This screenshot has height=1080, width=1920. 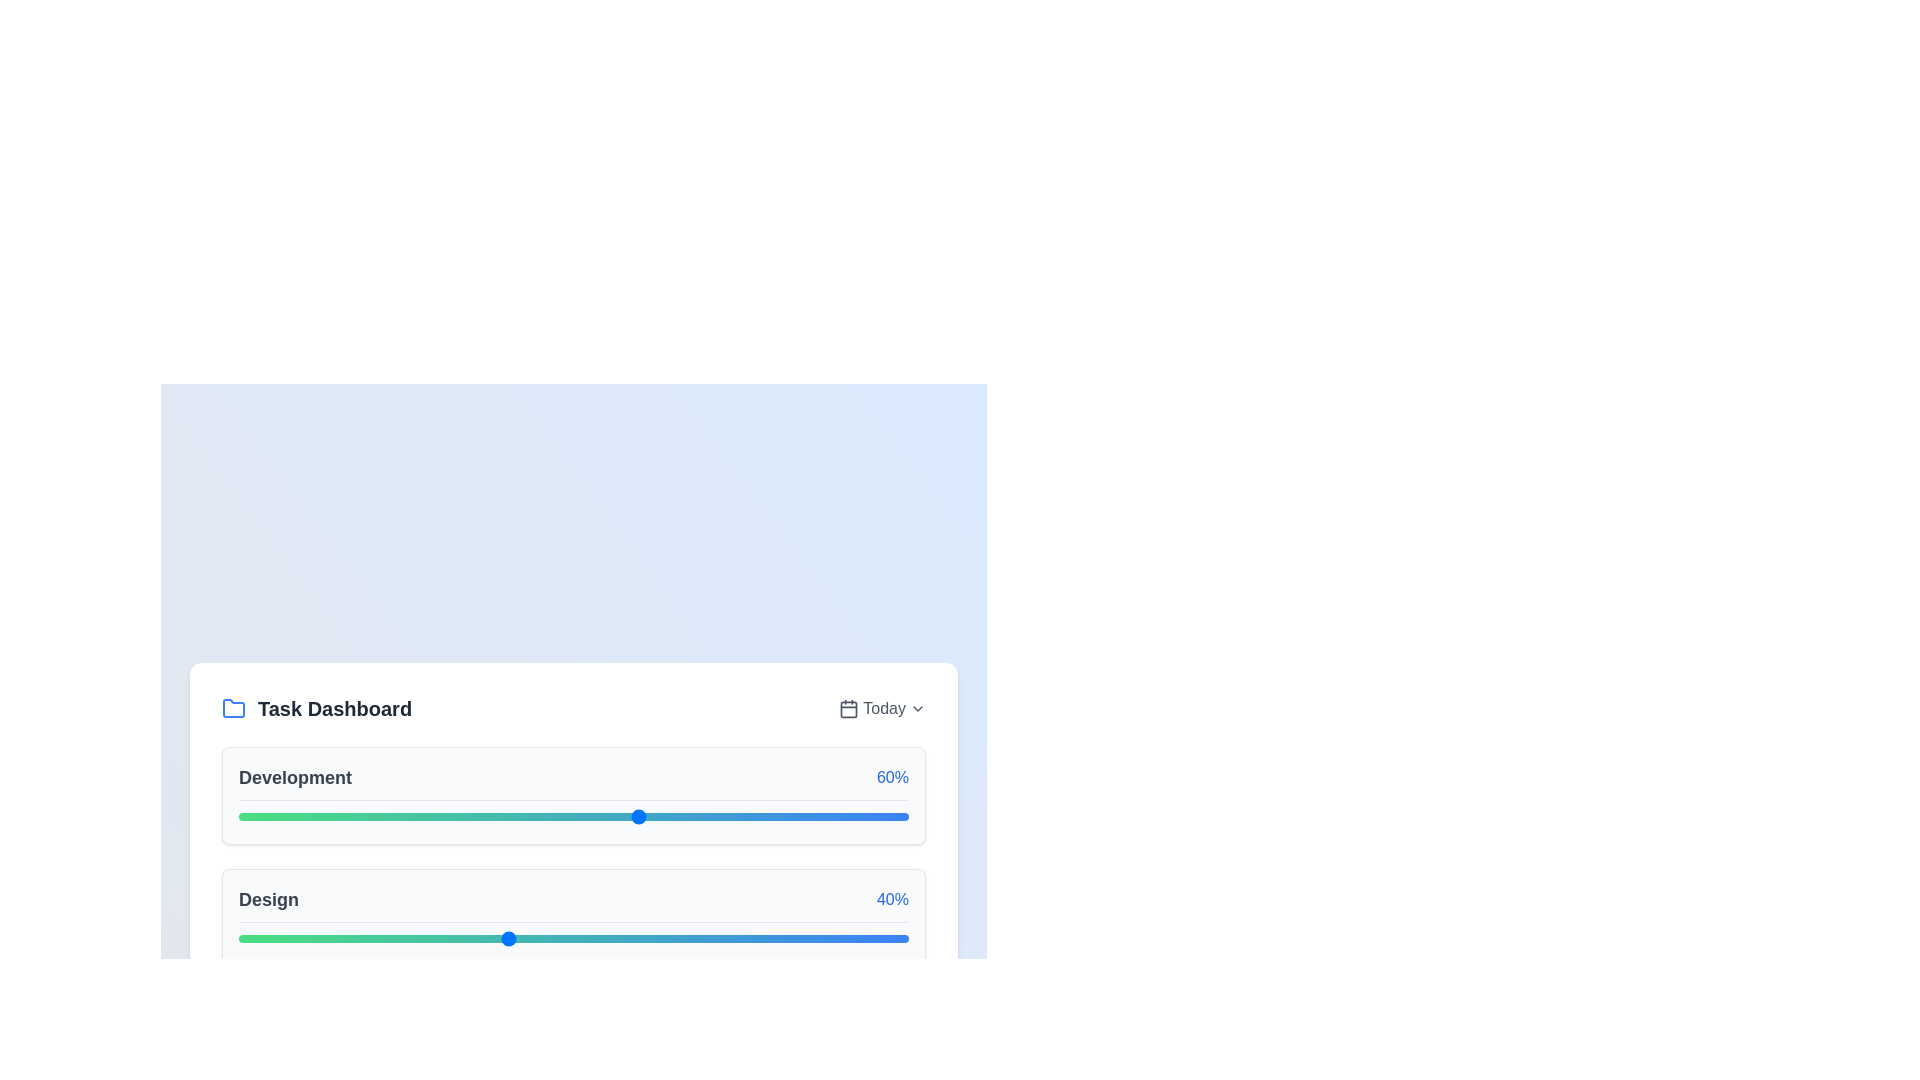 What do you see at coordinates (445, 817) in the screenshot?
I see `the development progress` at bounding box center [445, 817].